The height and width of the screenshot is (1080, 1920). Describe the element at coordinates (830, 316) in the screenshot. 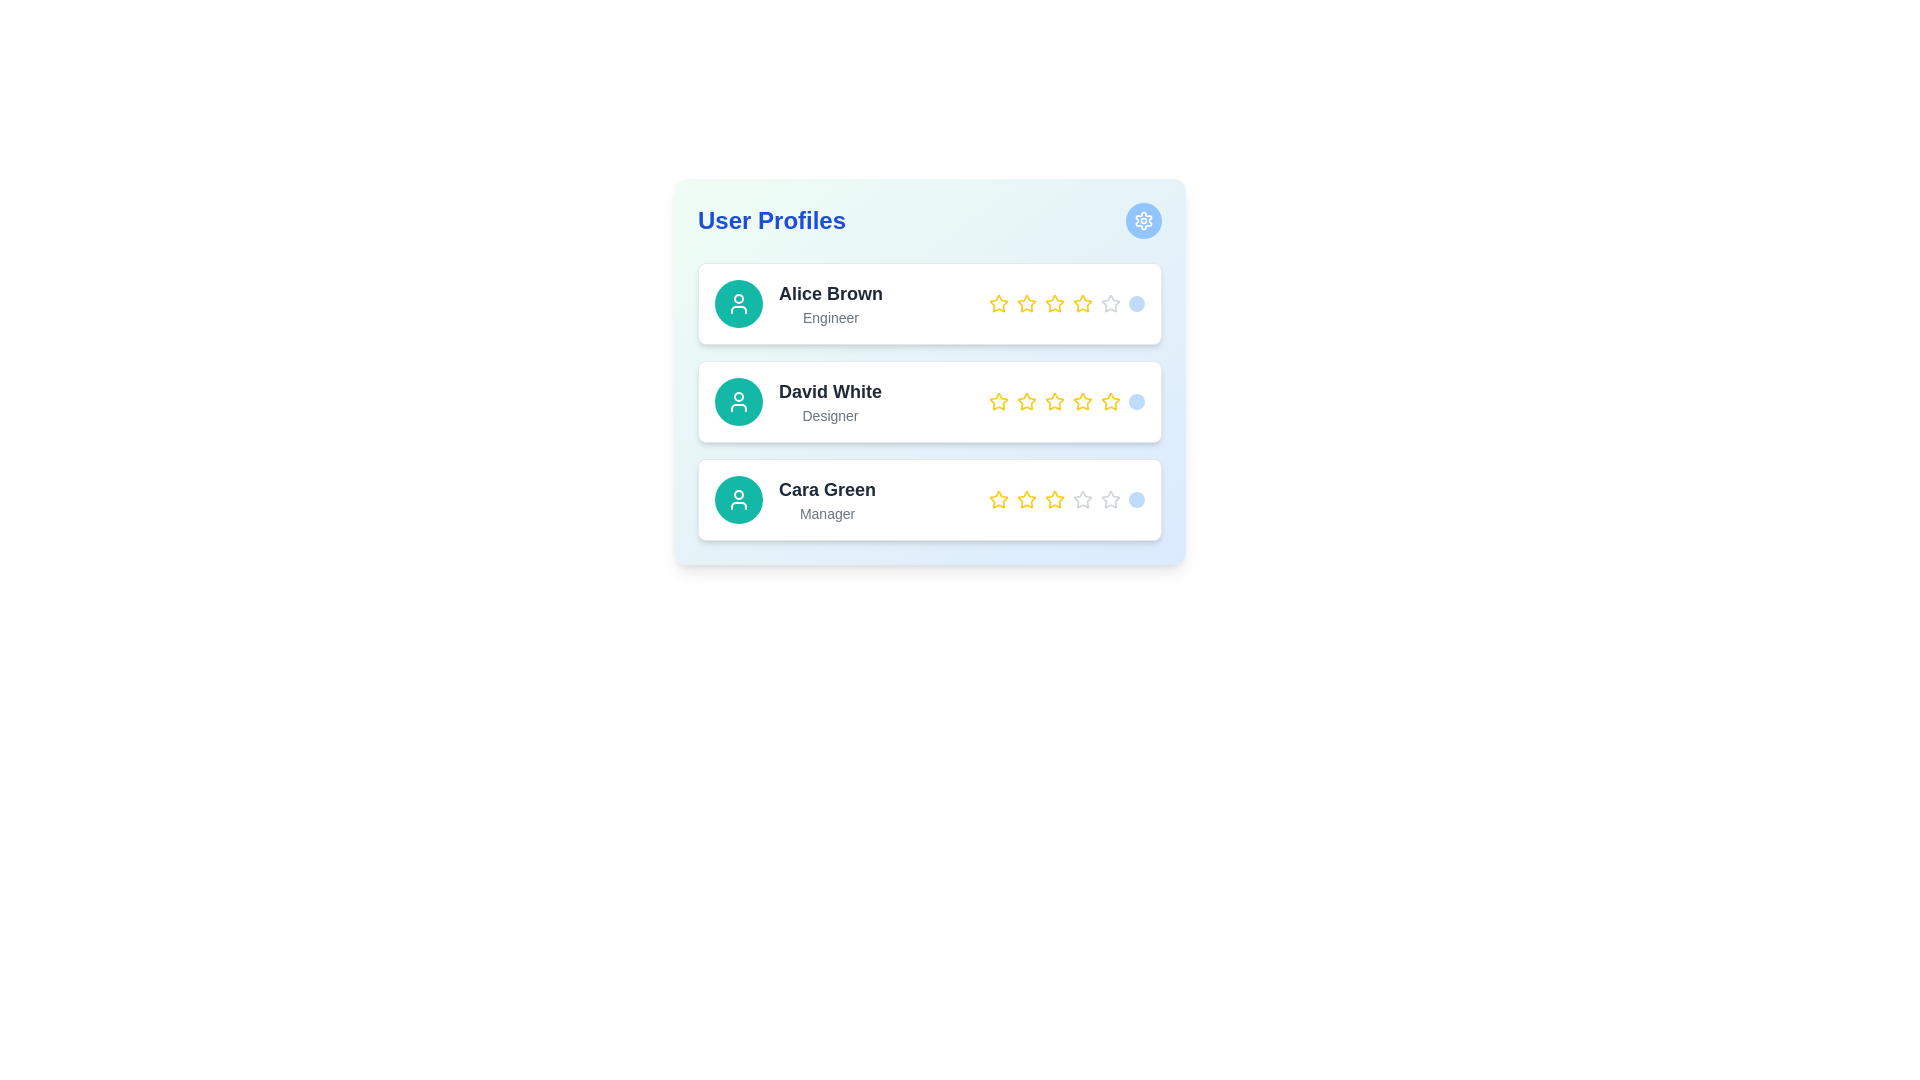

I see `the static text label 'Engineer' which is styled in a smaller gray font and located directly beneath the bold name 'Alice Brown' in the first user profile card` at that location.